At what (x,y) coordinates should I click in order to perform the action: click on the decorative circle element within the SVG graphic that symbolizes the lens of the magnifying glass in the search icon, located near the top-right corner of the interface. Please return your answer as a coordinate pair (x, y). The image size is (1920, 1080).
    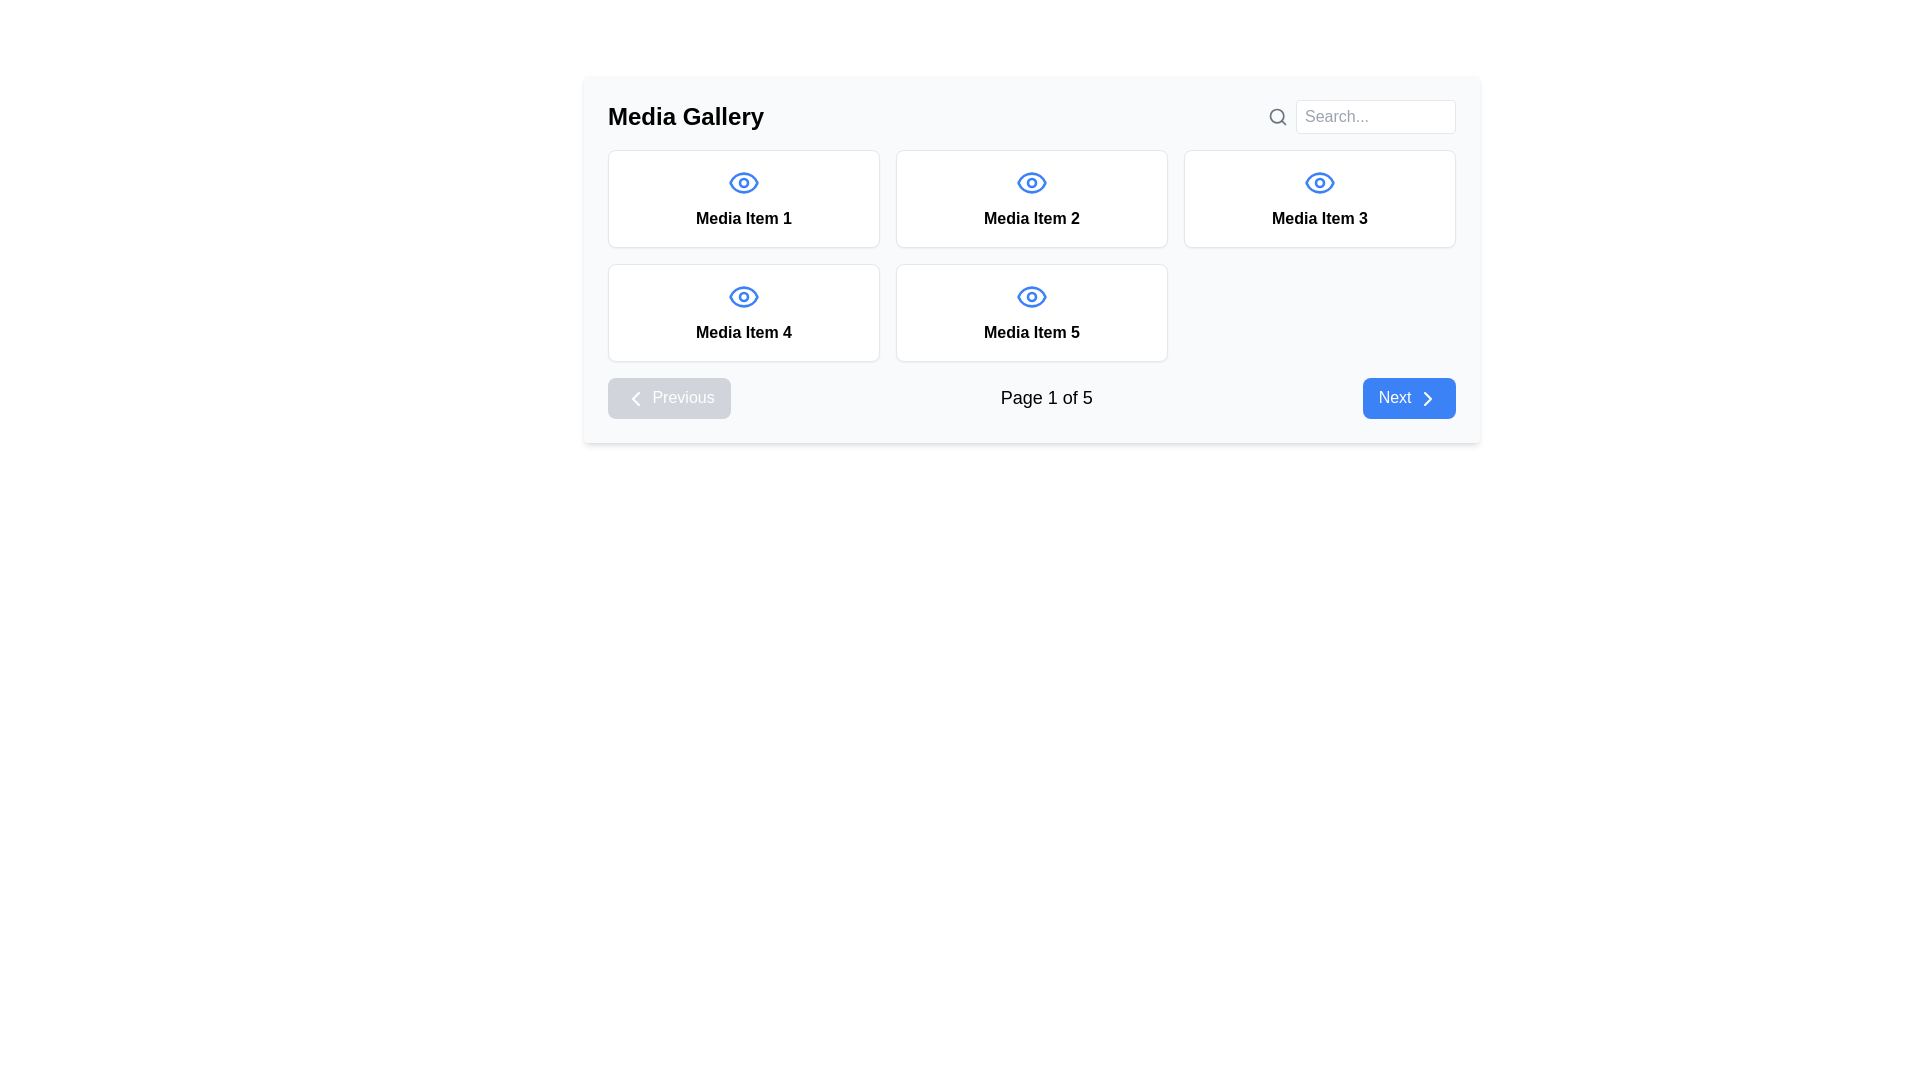
    Looking at the image, I should click on (1276, 116).